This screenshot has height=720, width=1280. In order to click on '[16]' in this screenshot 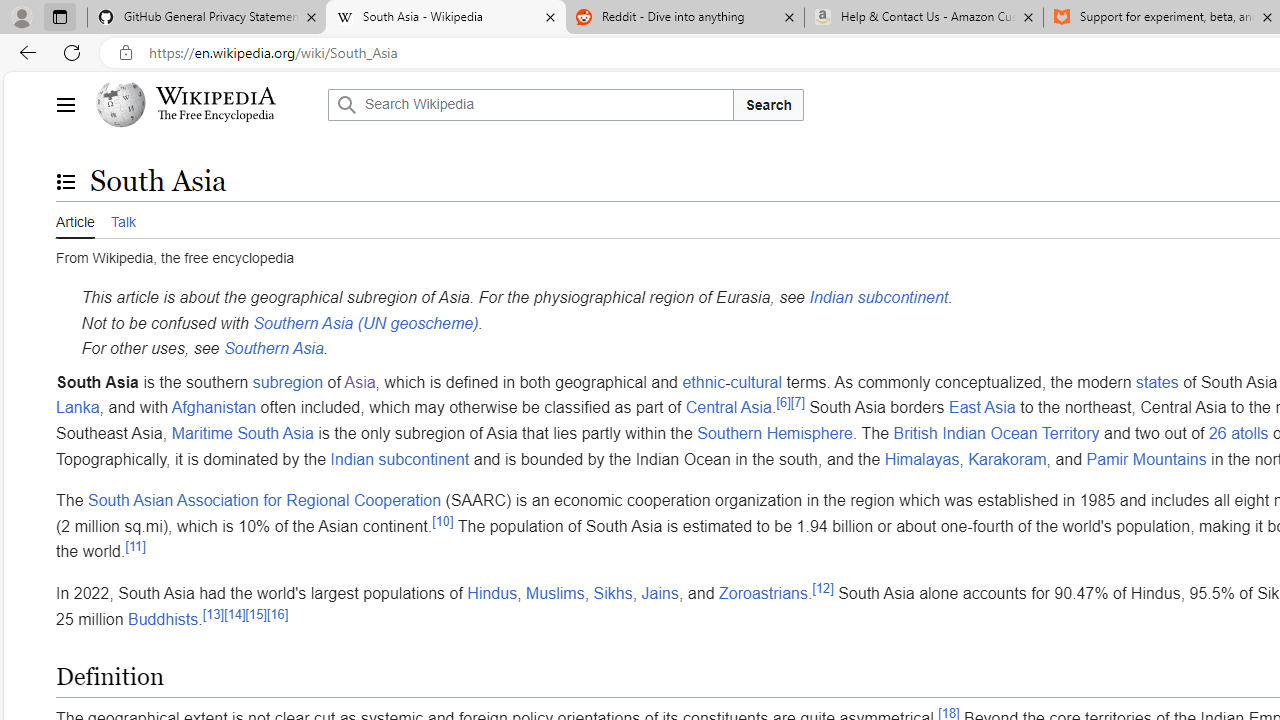, I will do `click(276, 613)`.